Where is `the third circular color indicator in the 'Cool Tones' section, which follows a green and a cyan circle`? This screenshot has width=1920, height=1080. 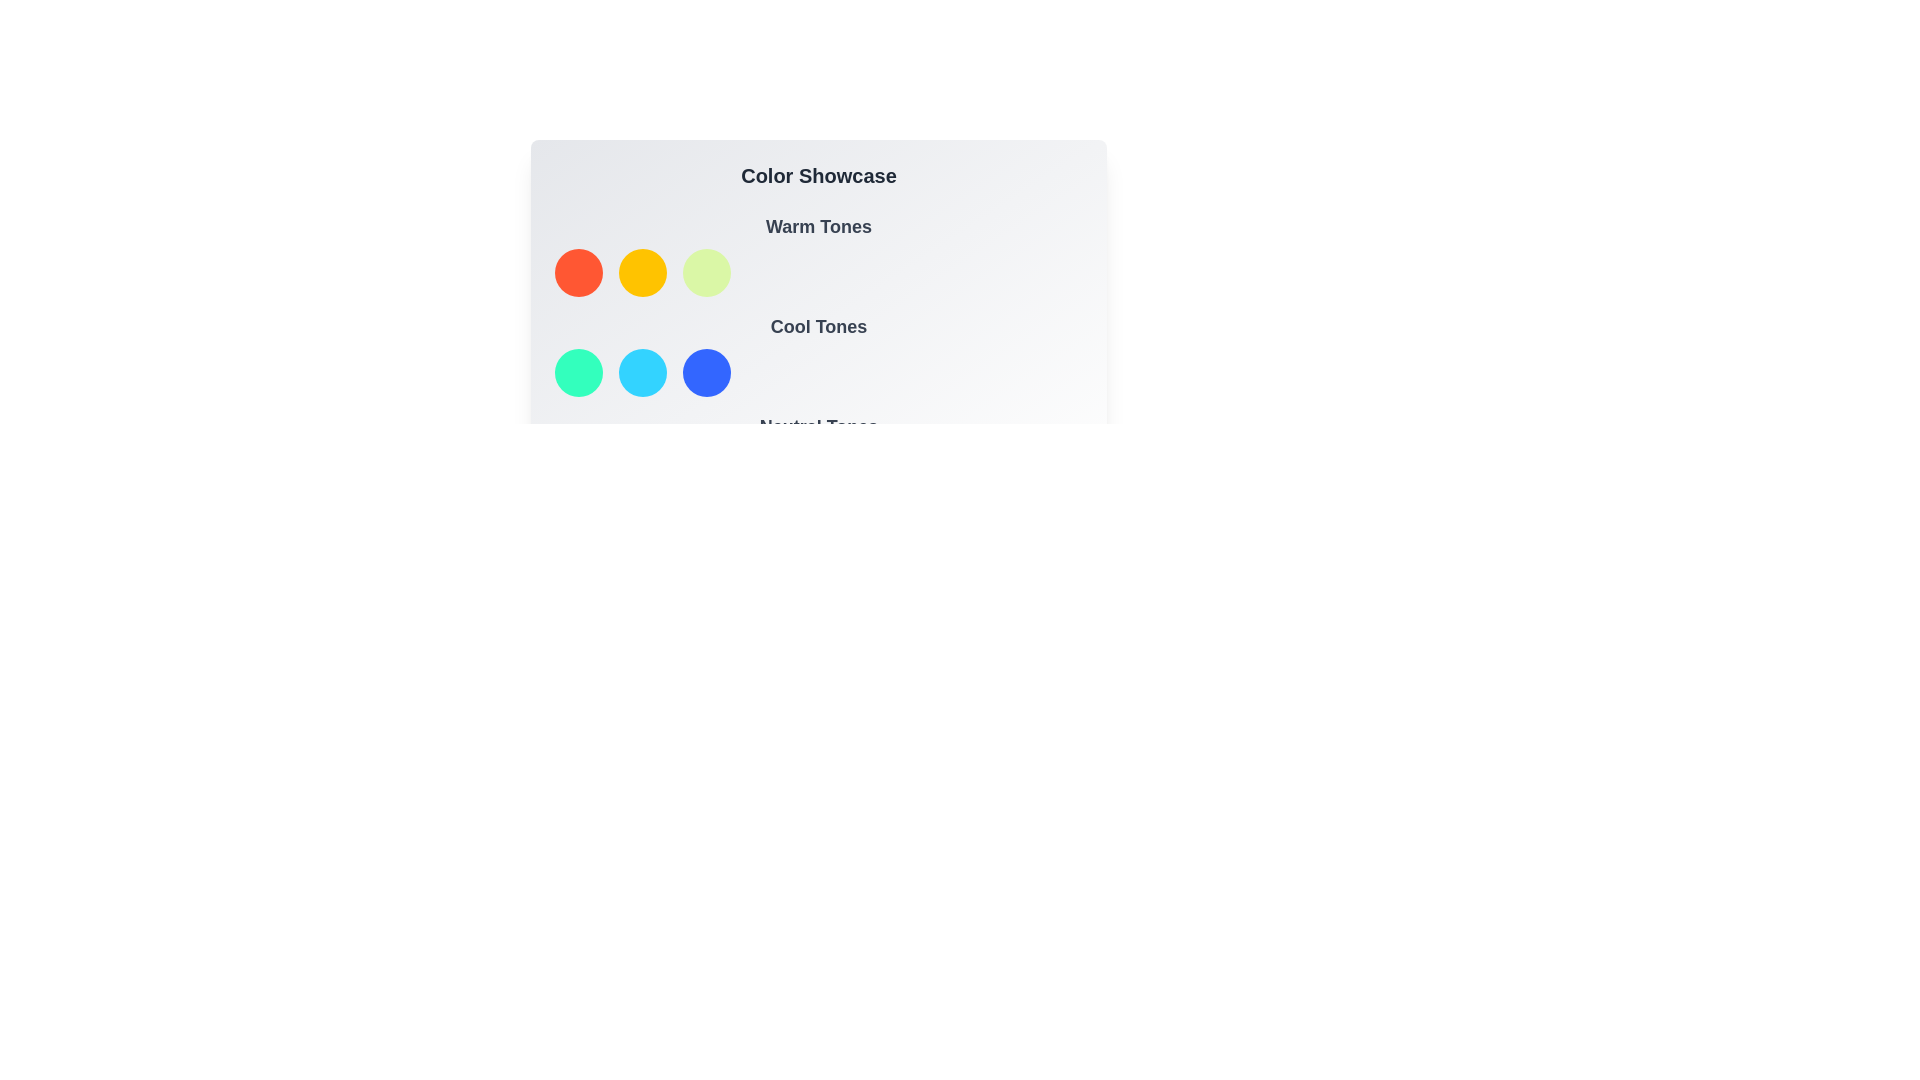 the third circular color indicator in the 'Cool Tones' section, which follows a green and a cyan circle is located at coordinates (706, 373).